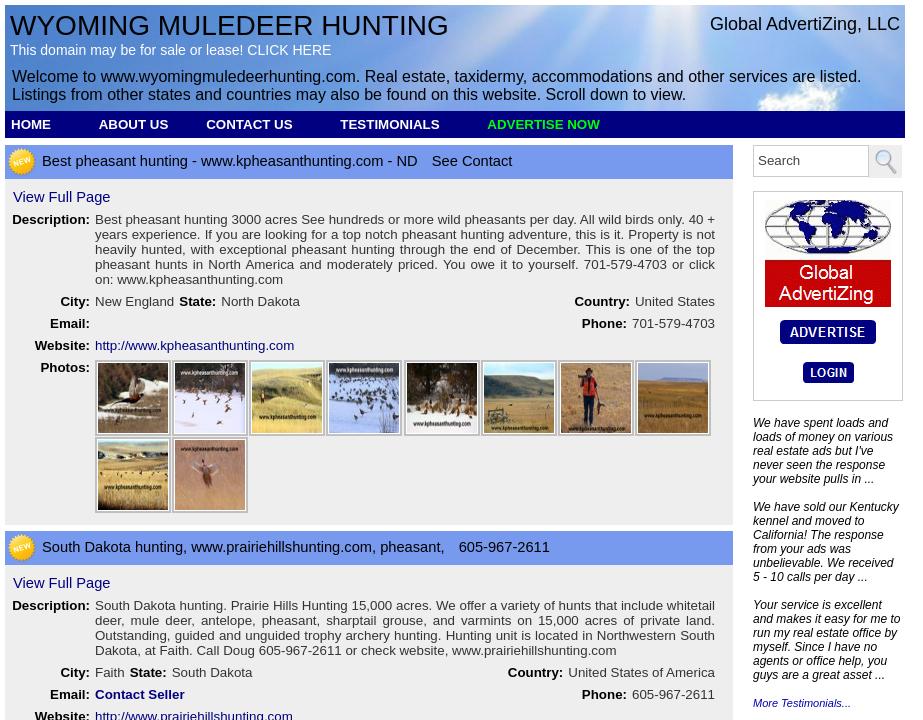 The image size is (923, 720). I want to click on 'This domain may be for sale or lease!', so click(128, 48).